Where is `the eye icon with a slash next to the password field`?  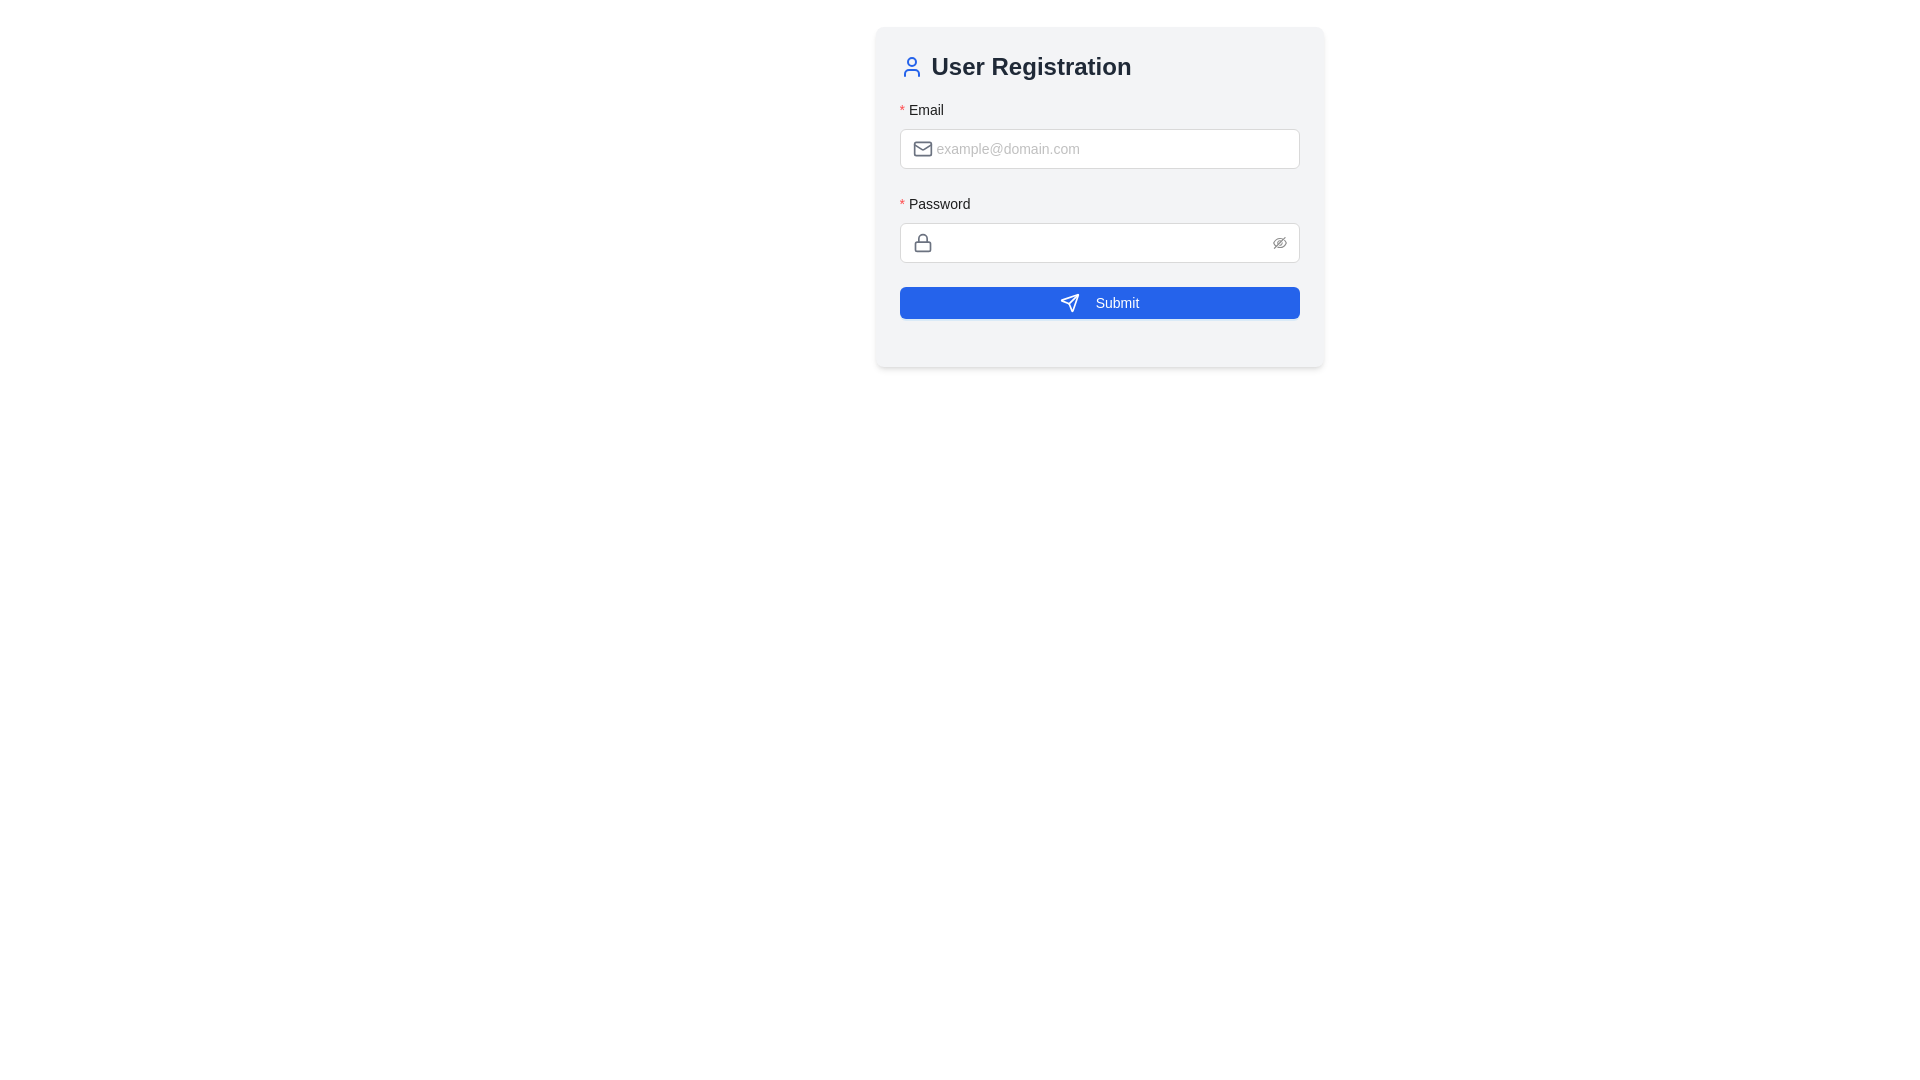
the eye icon with a slash next to the password field is located at coordinates (1278, 242).